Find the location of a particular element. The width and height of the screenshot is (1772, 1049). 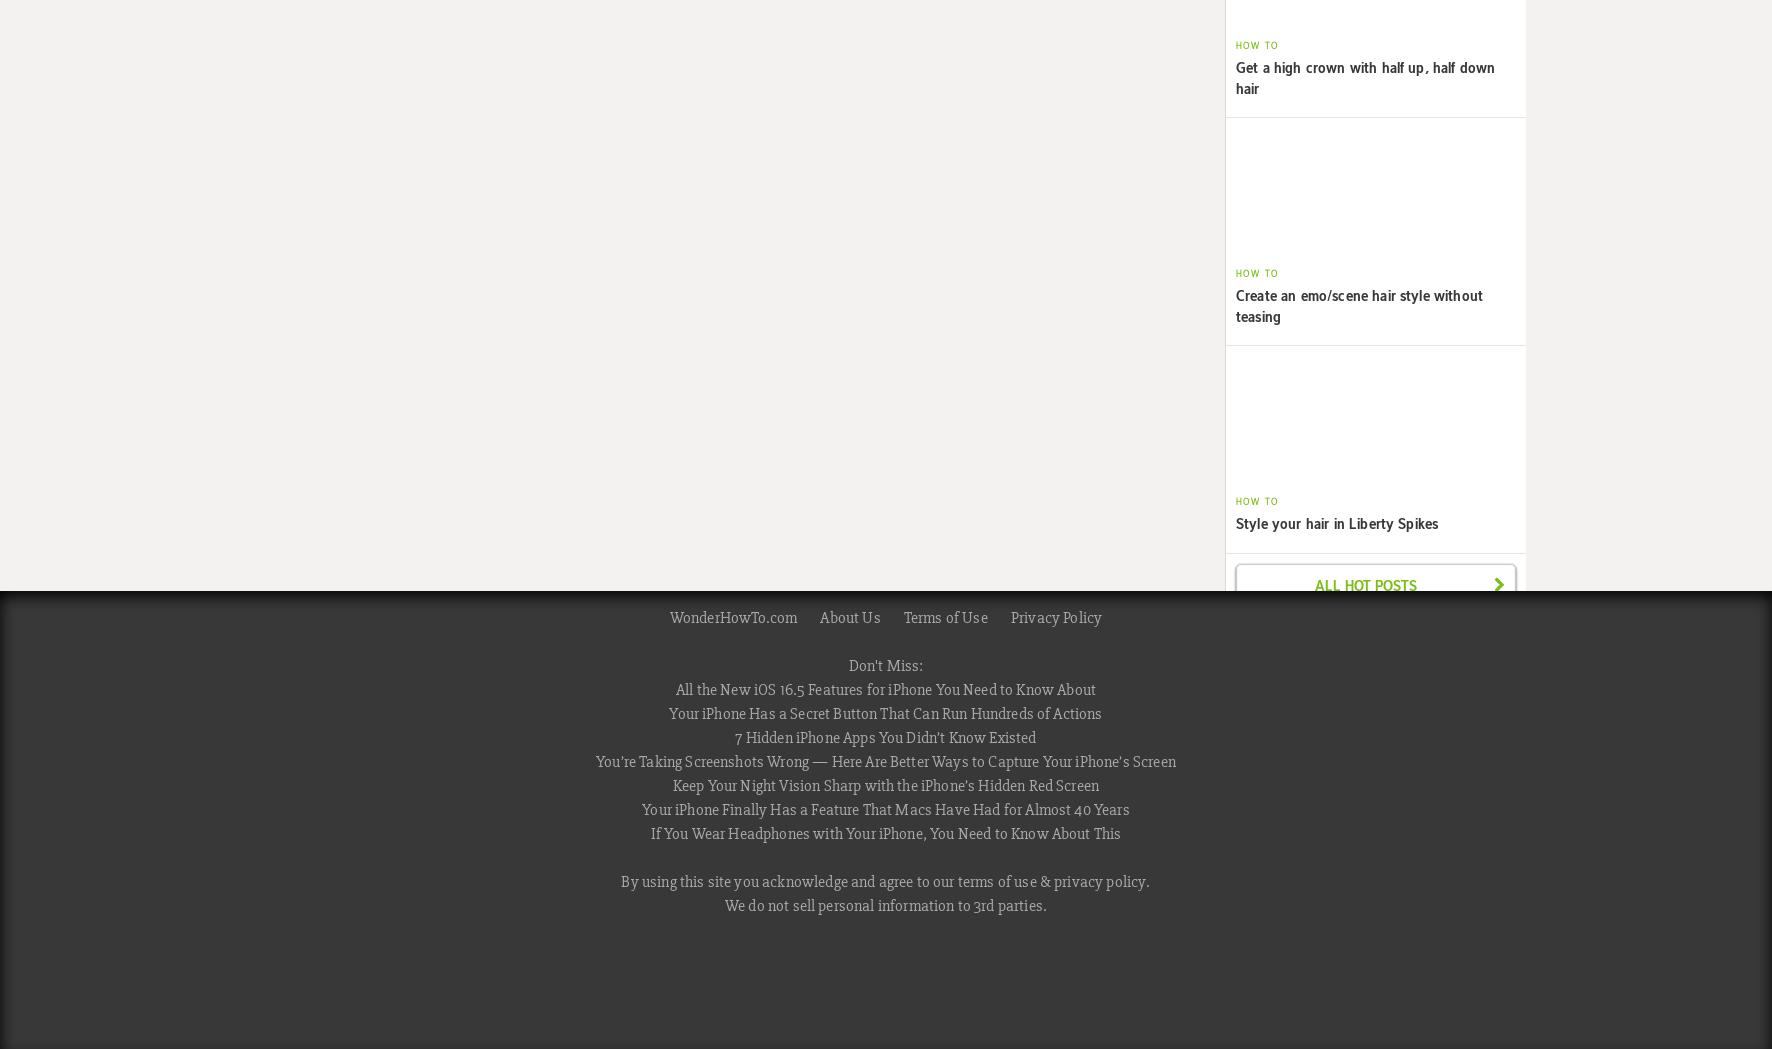

'We do not sell personal information to 3rd parties.' is located at coordinates (885, 903).